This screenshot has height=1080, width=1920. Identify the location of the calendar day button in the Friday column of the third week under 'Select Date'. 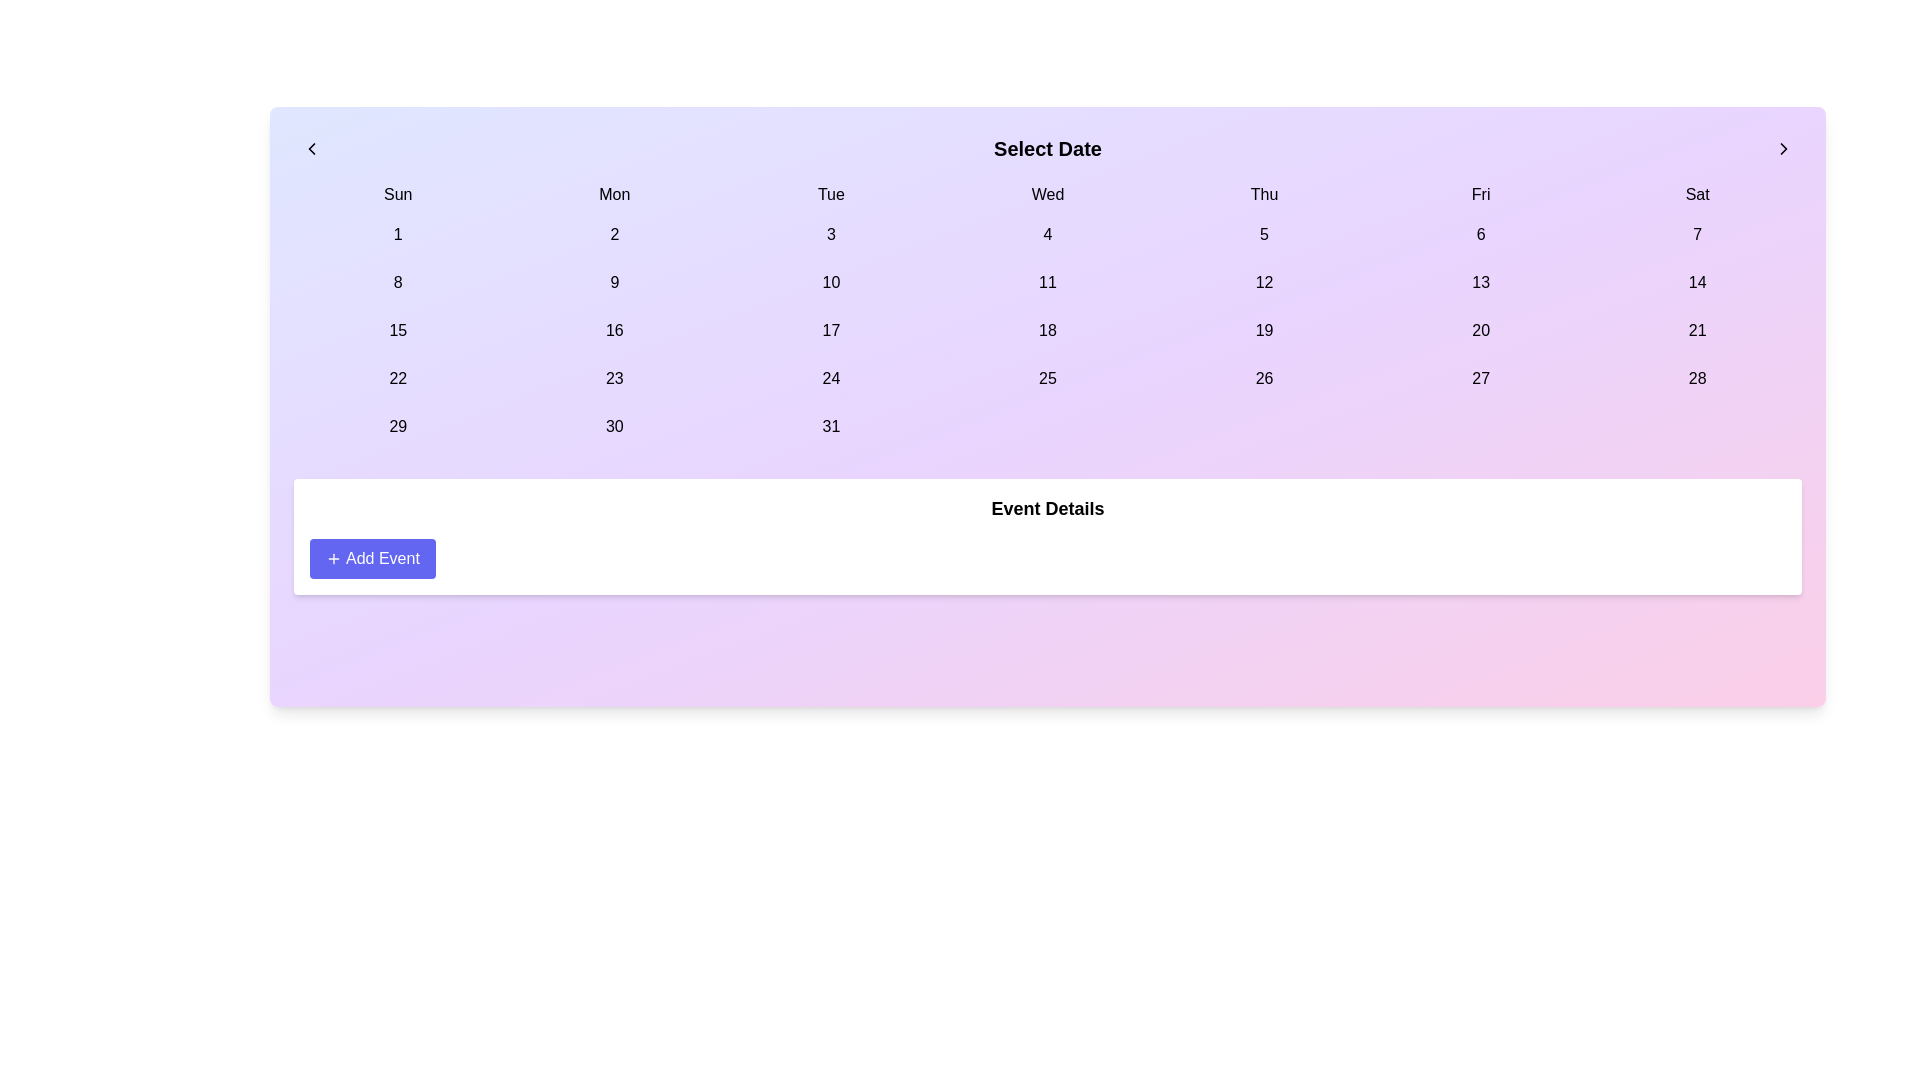
(1481, 330).